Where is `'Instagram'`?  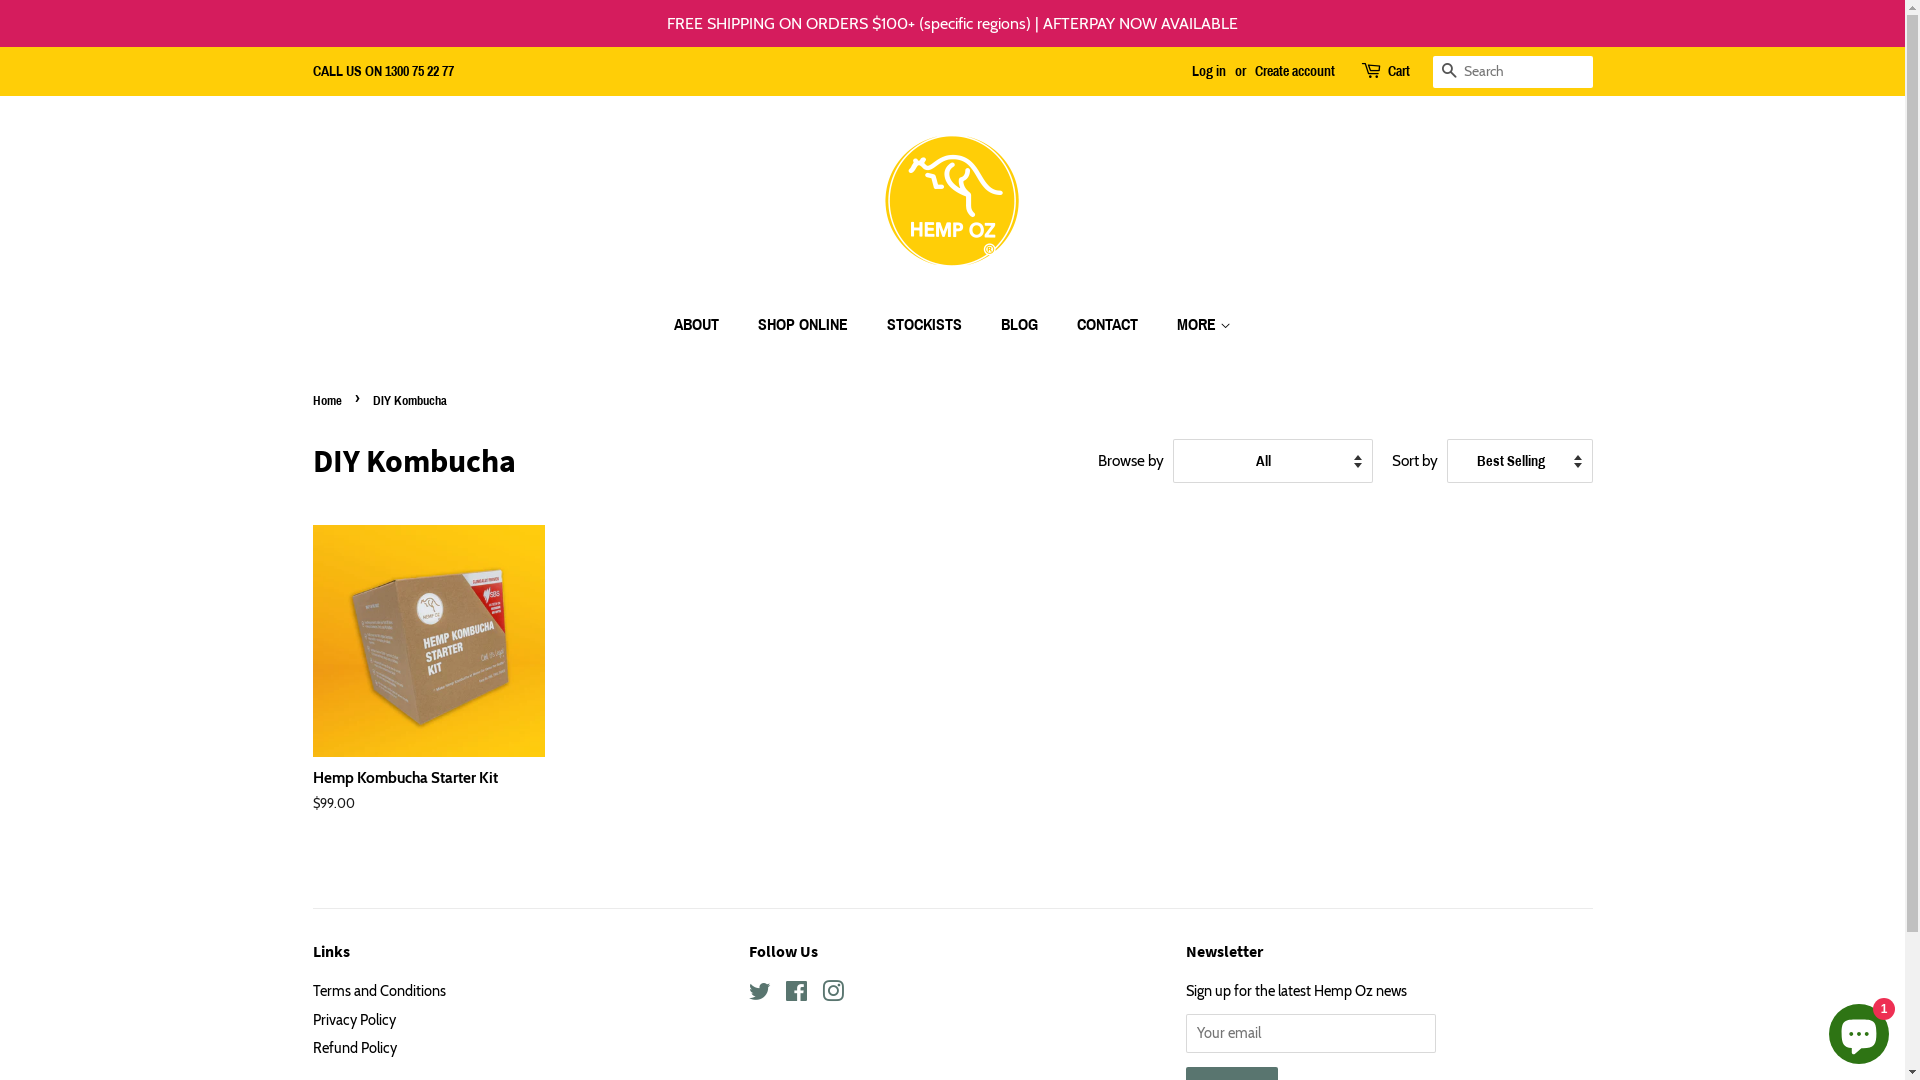 'Instagram' is located at coordinates (833, 995).